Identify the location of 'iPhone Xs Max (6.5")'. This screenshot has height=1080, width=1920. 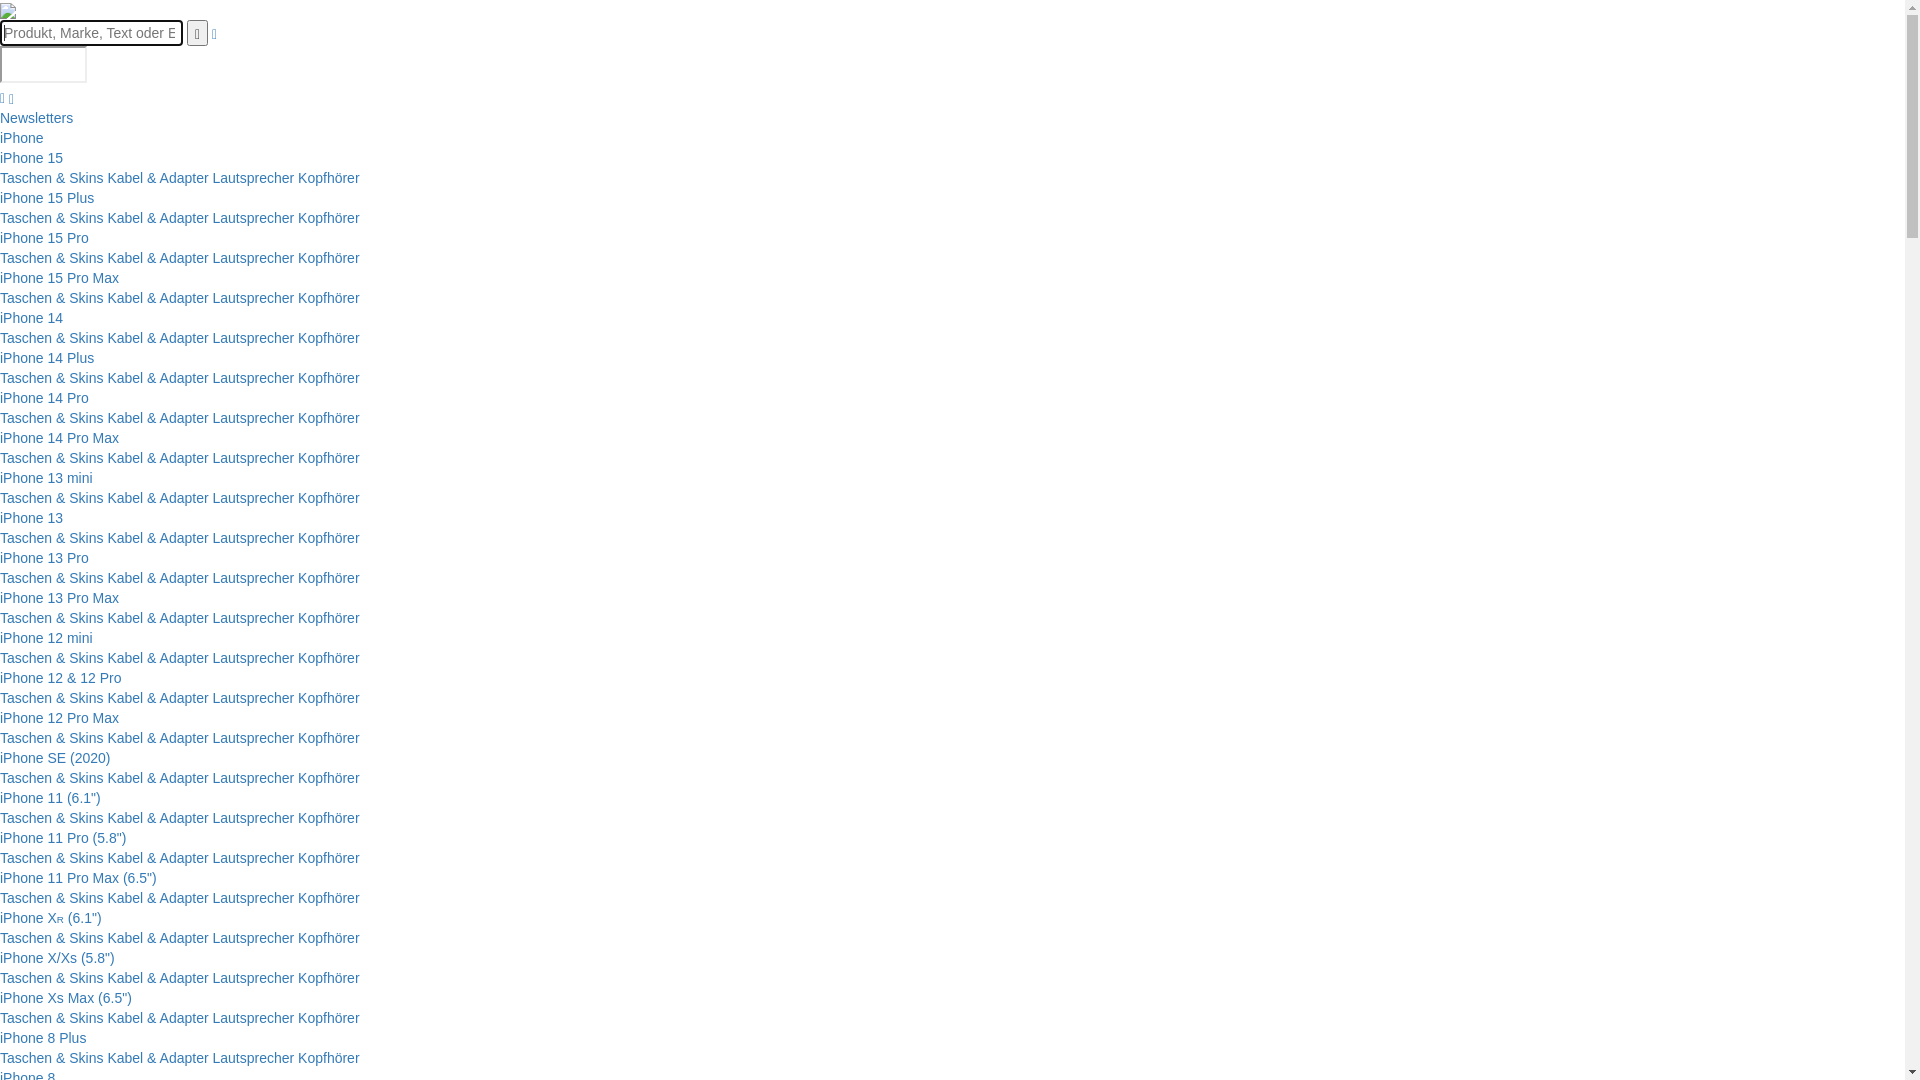
(66, 998).